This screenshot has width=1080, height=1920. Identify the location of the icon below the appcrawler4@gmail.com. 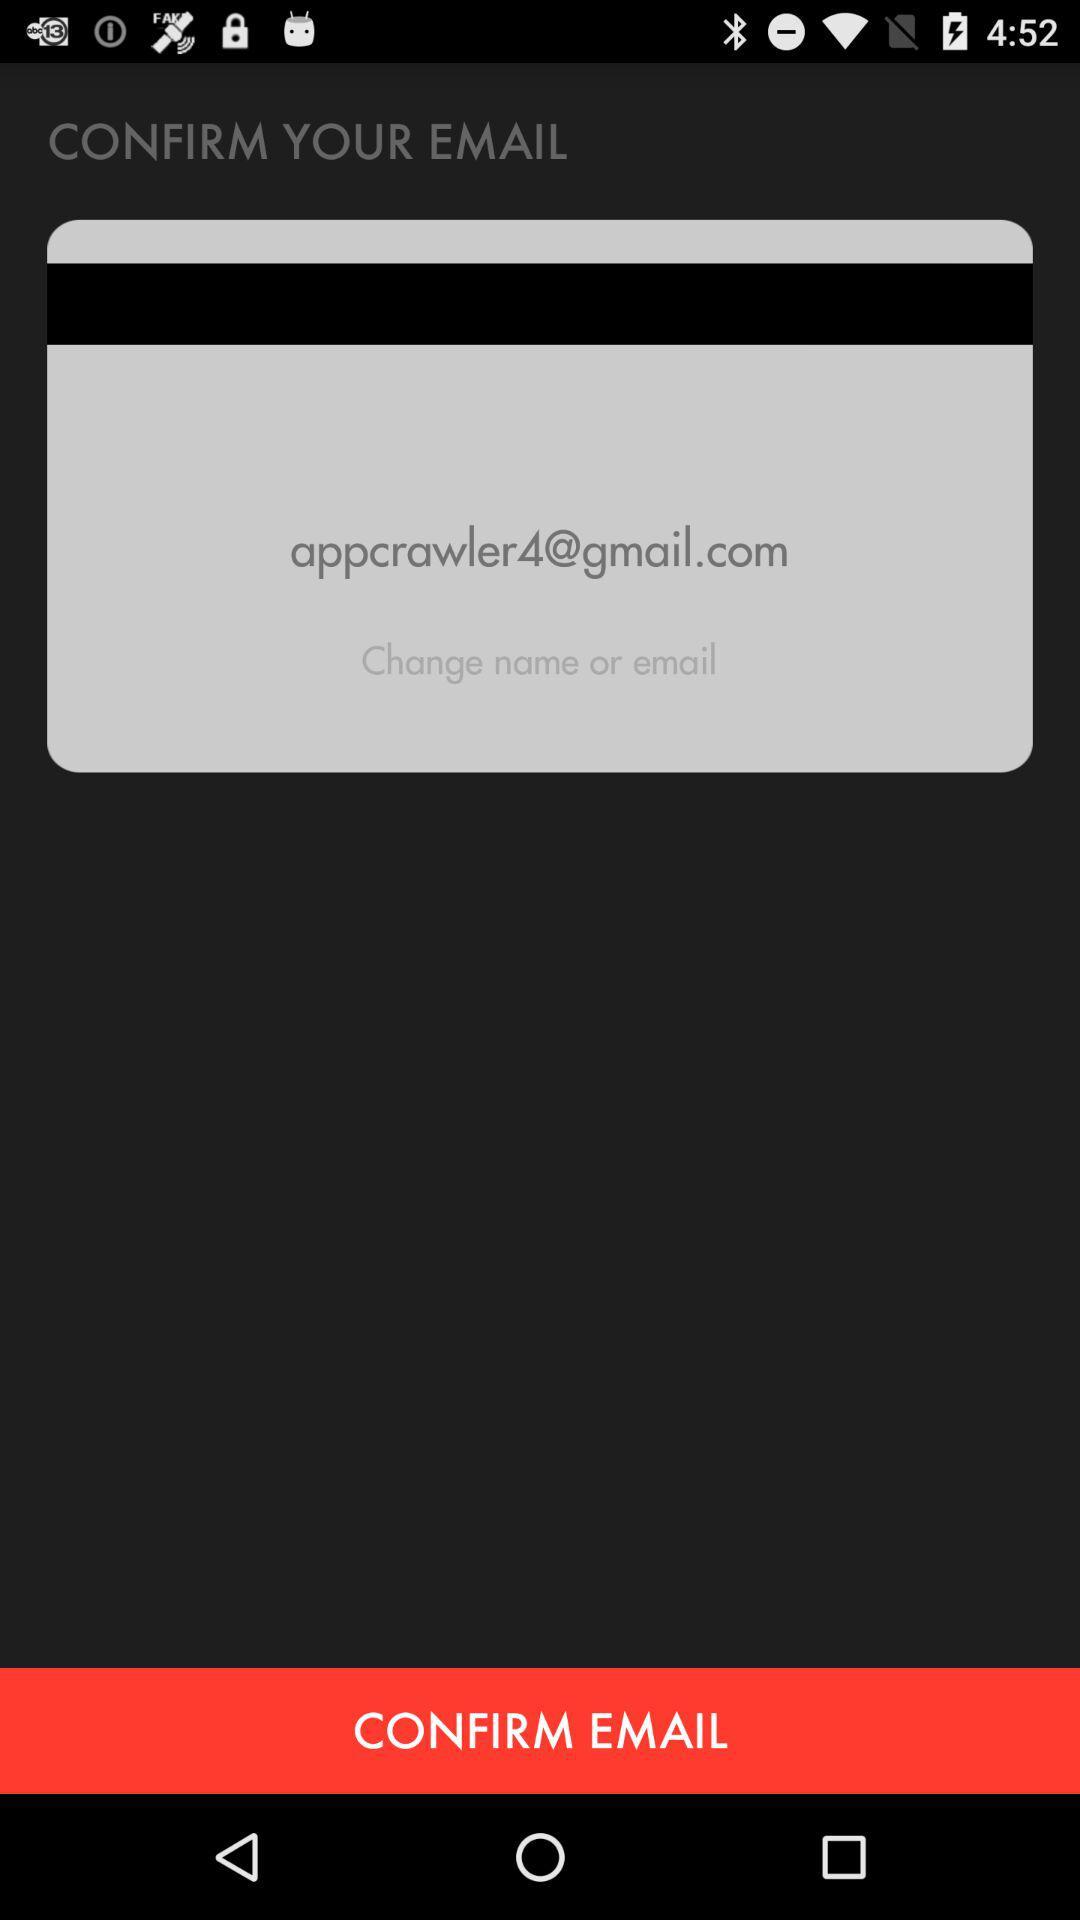
(538, 660).